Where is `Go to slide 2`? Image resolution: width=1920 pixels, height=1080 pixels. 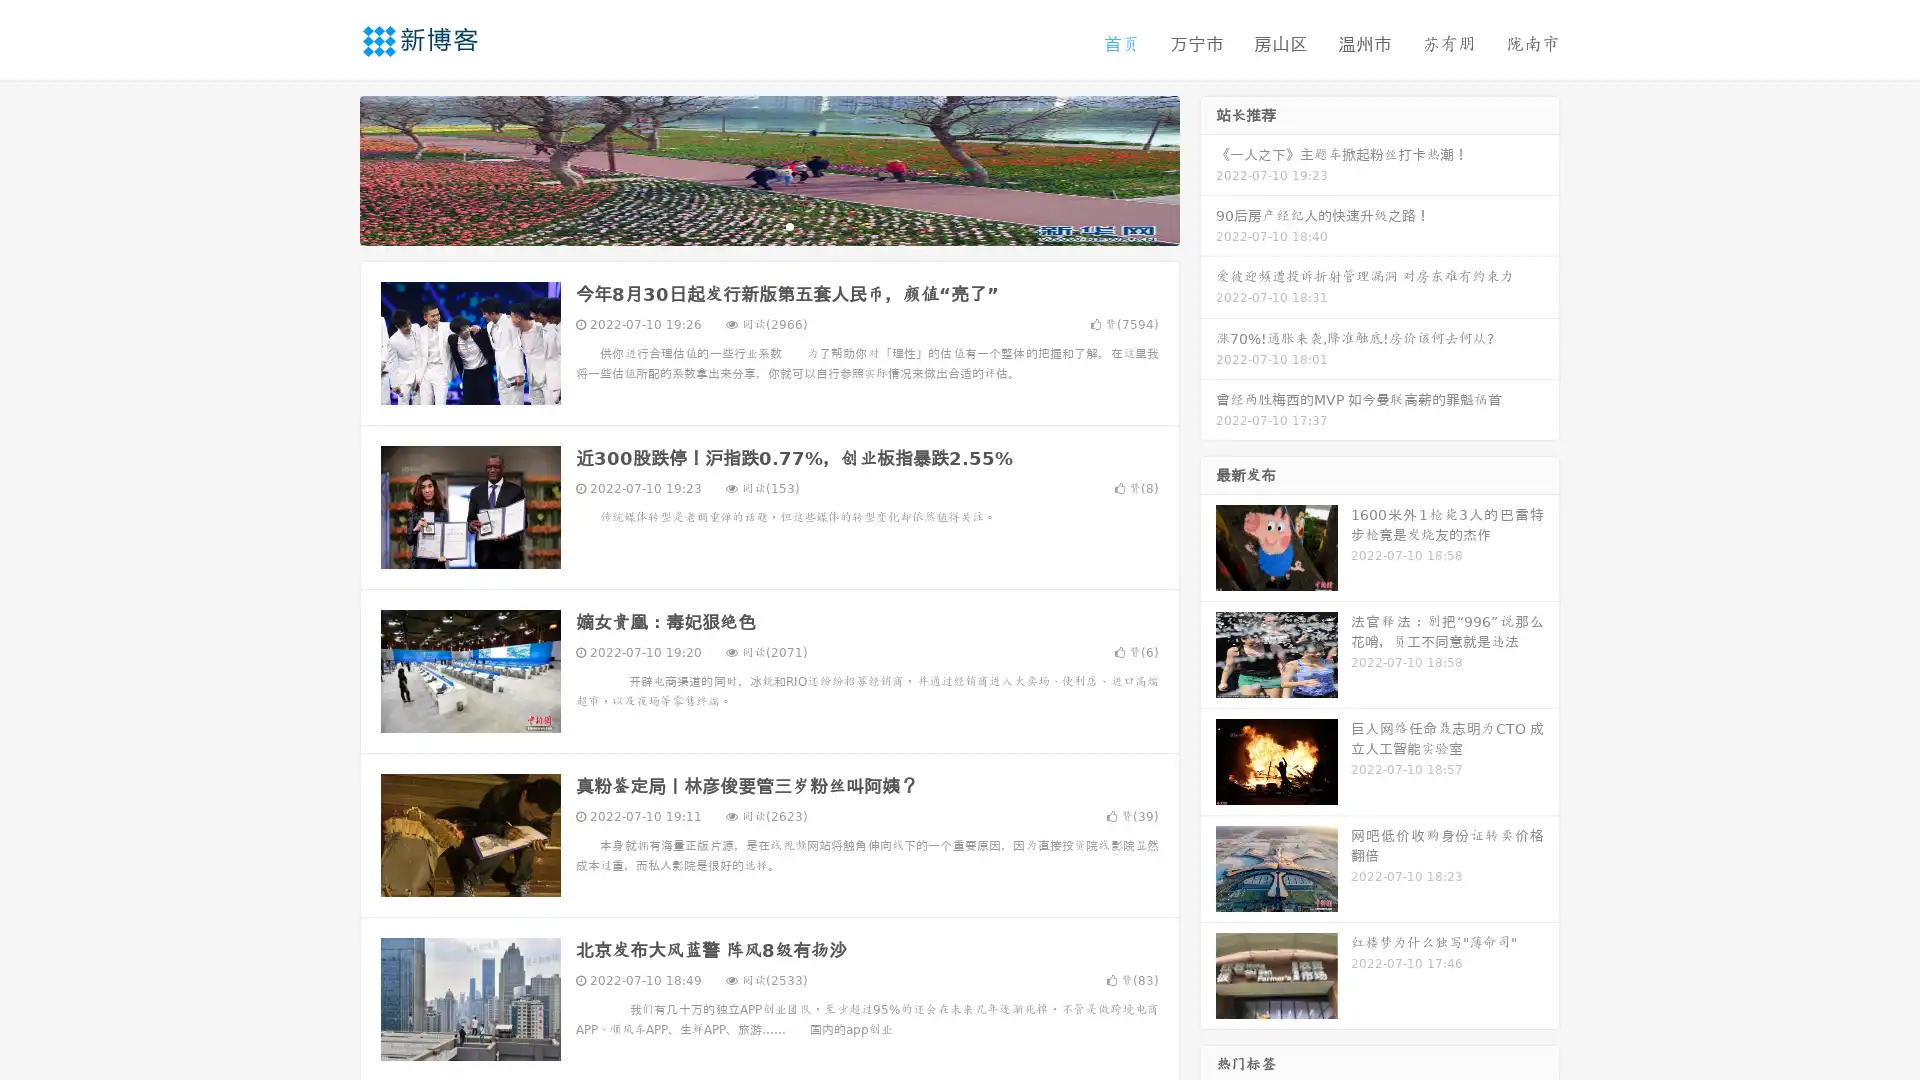 Go to slide 2 is located at coordinates (768, 225).